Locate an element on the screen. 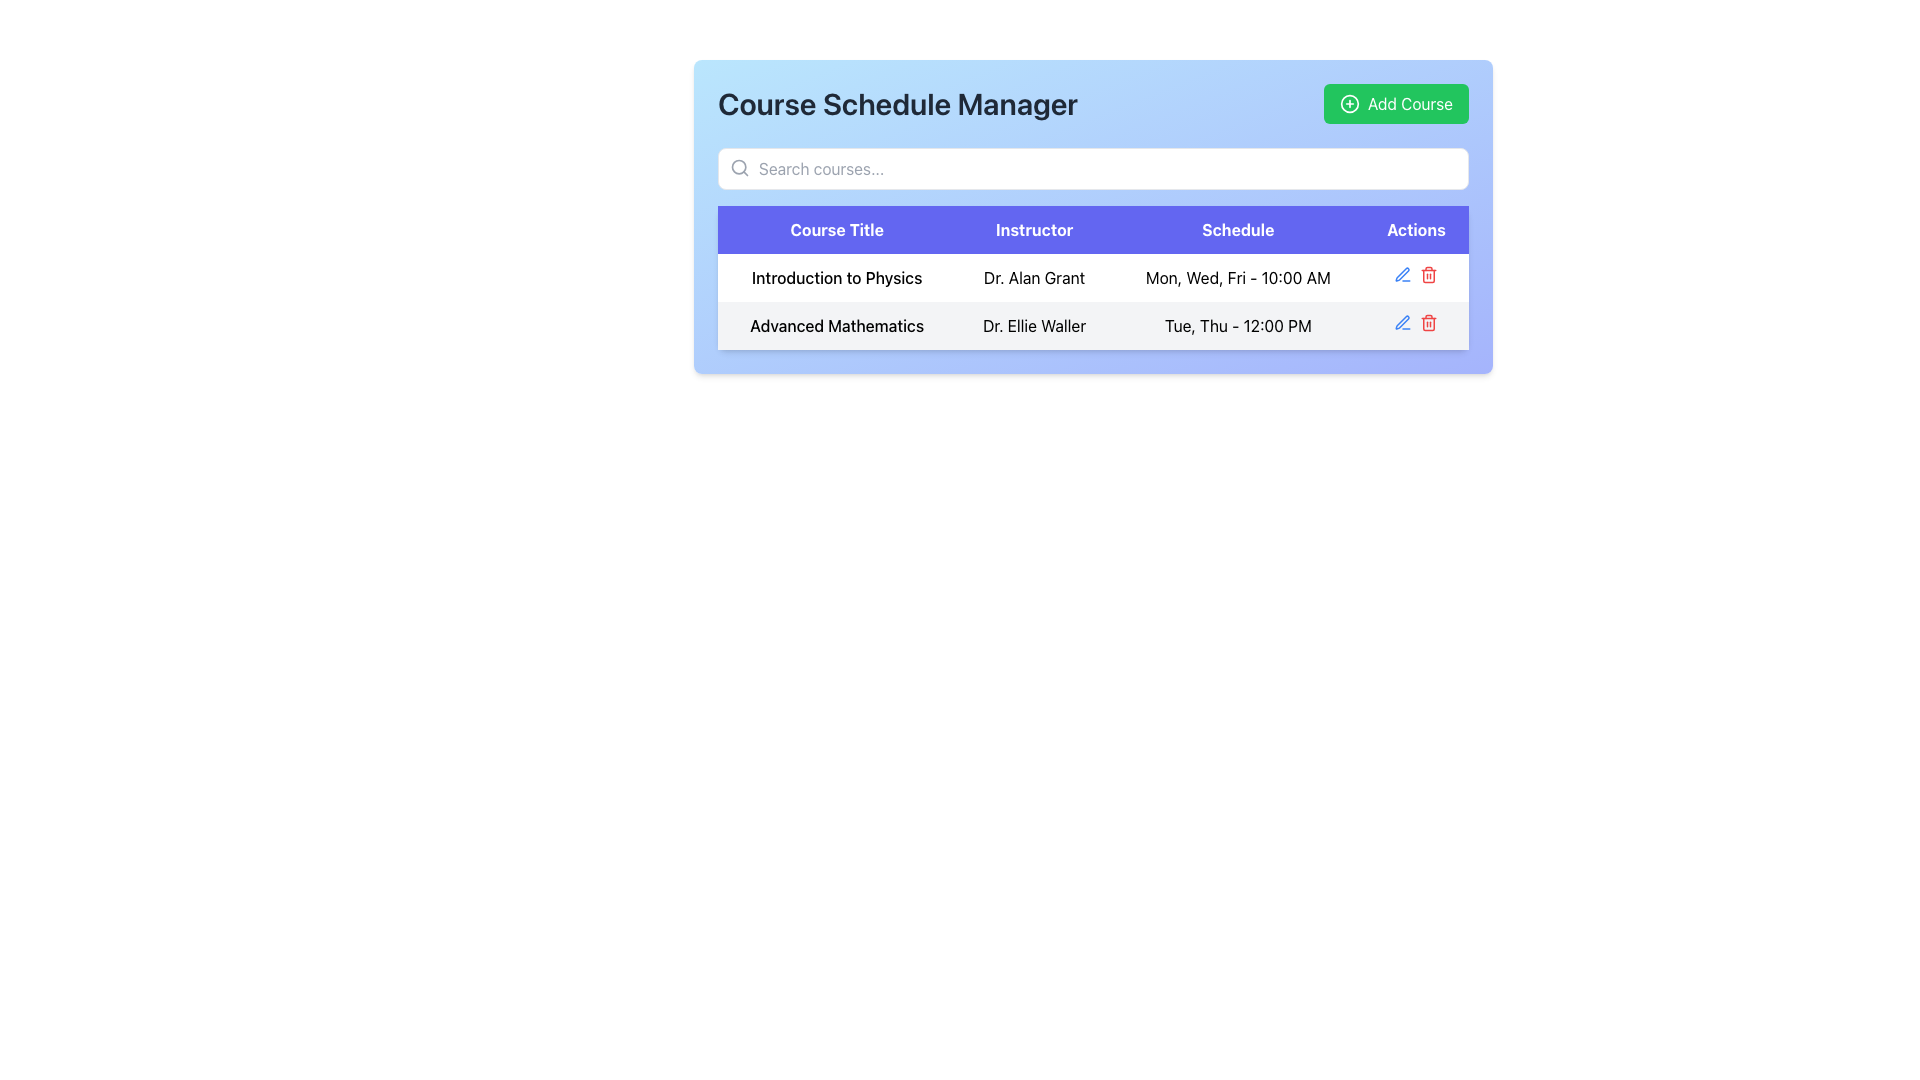  the icons within the 'Actions' column cell for the 'Advanced Mathematics' row to initiate editing or deletion actions is located at coordinates (1415, 325).